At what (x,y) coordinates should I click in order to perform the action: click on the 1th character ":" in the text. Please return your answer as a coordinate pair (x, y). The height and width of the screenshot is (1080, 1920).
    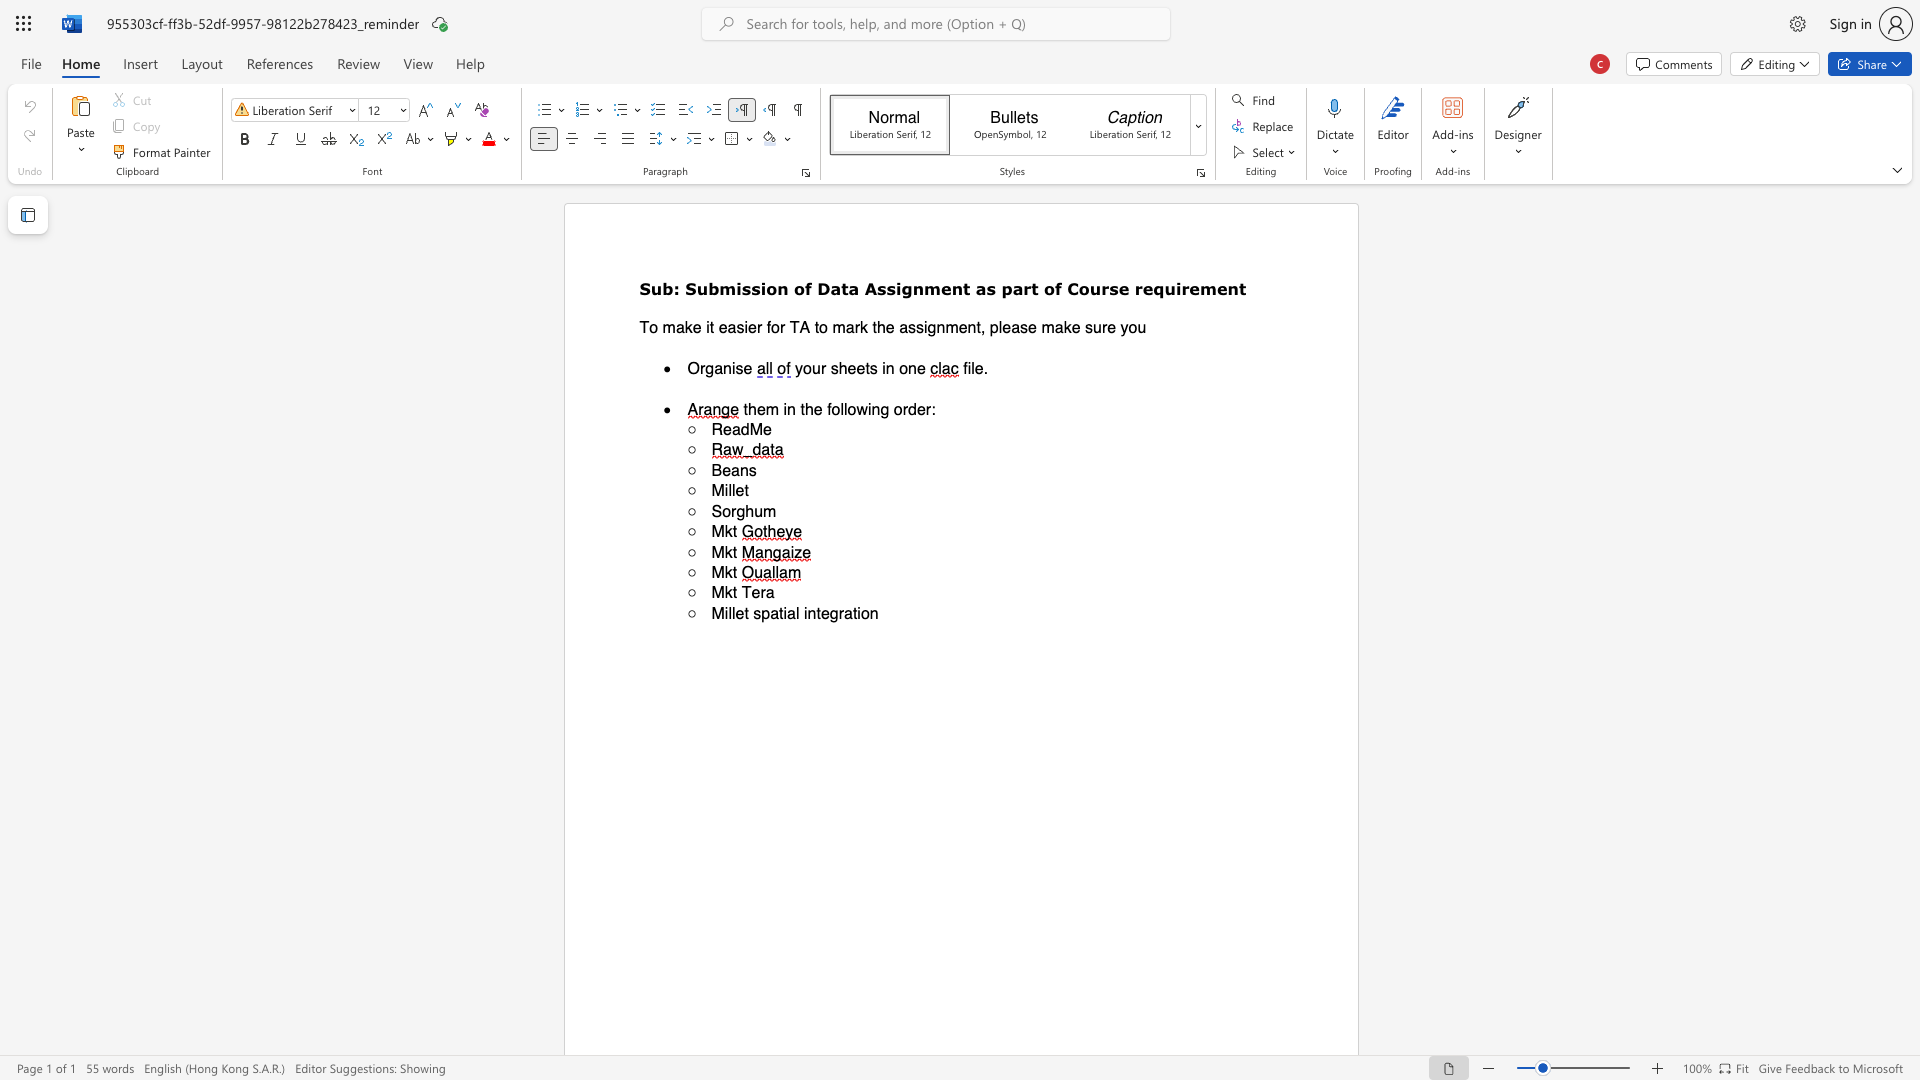
    Looking at the image, I should click on (932, 408).